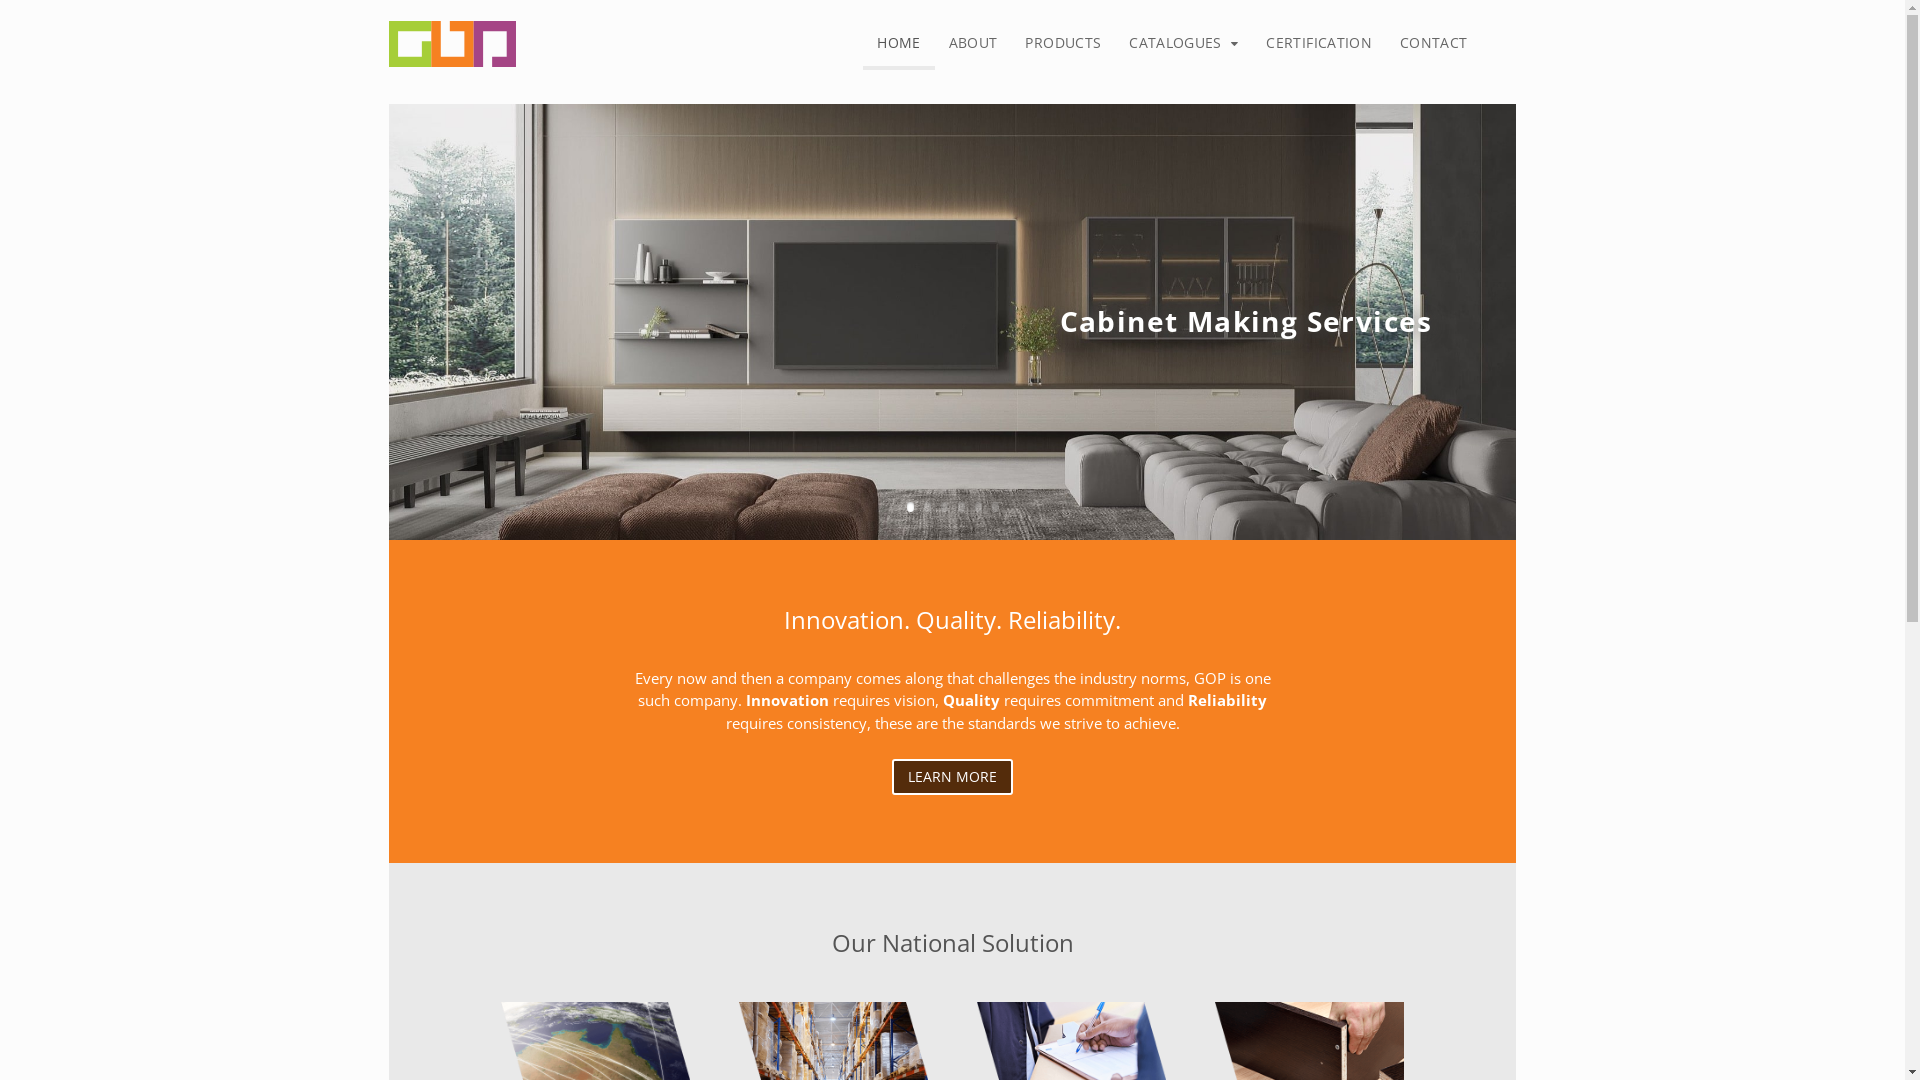 This screenshot has width=1920, height=1080. What do you see at coordinates (1059, 325) in the screenshot?
I see `'Cabinet Making Services'` at bounding box center [1059, 325].